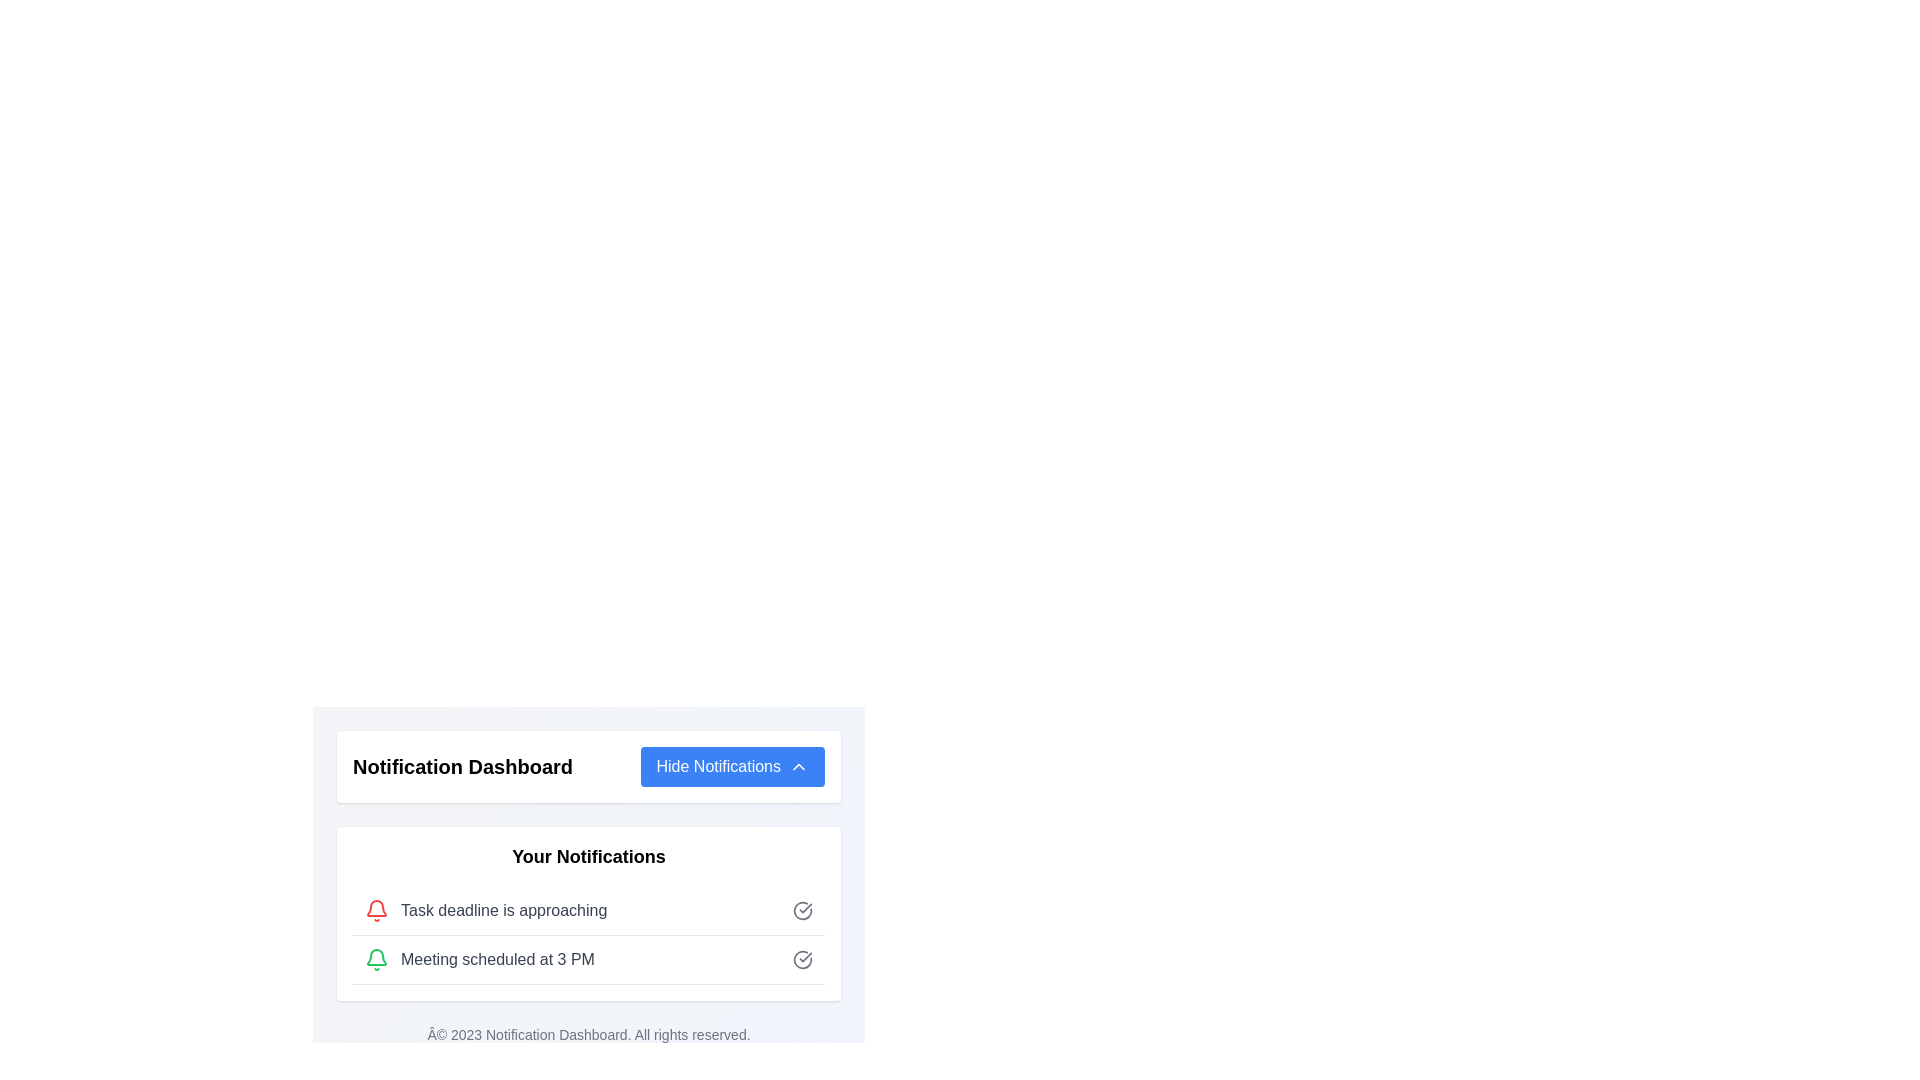  What do you see at coordinates (802, 959) in the screenshot?
I see `the icon button for the notification 'Meeting scheduled at 3 PM' to change its color` at bounding box center [802, 959].